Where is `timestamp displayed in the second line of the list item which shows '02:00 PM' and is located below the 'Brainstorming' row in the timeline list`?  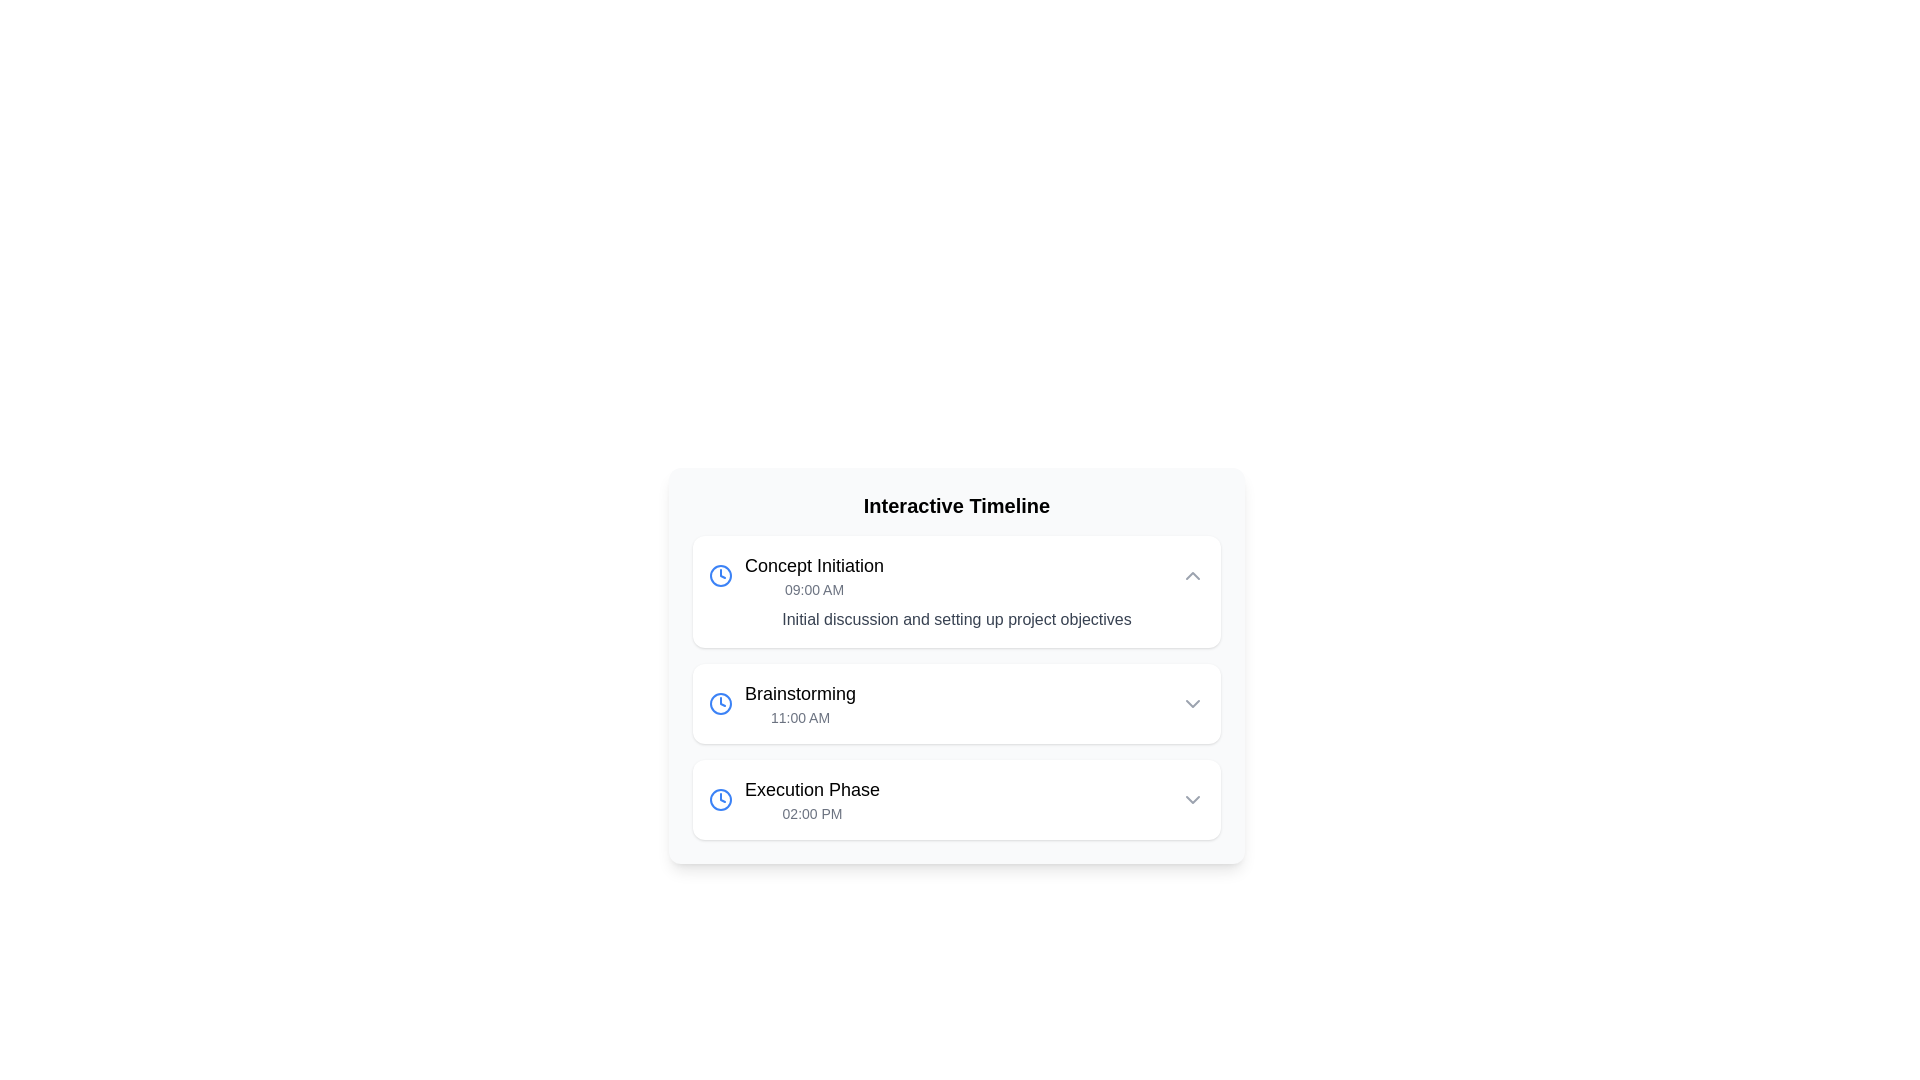
timestamp displayed in the second line of the list item which shows '02:00 PM' and is located below the 'Brainstorming' row in the timeline list is located at coordinates (793, 798).